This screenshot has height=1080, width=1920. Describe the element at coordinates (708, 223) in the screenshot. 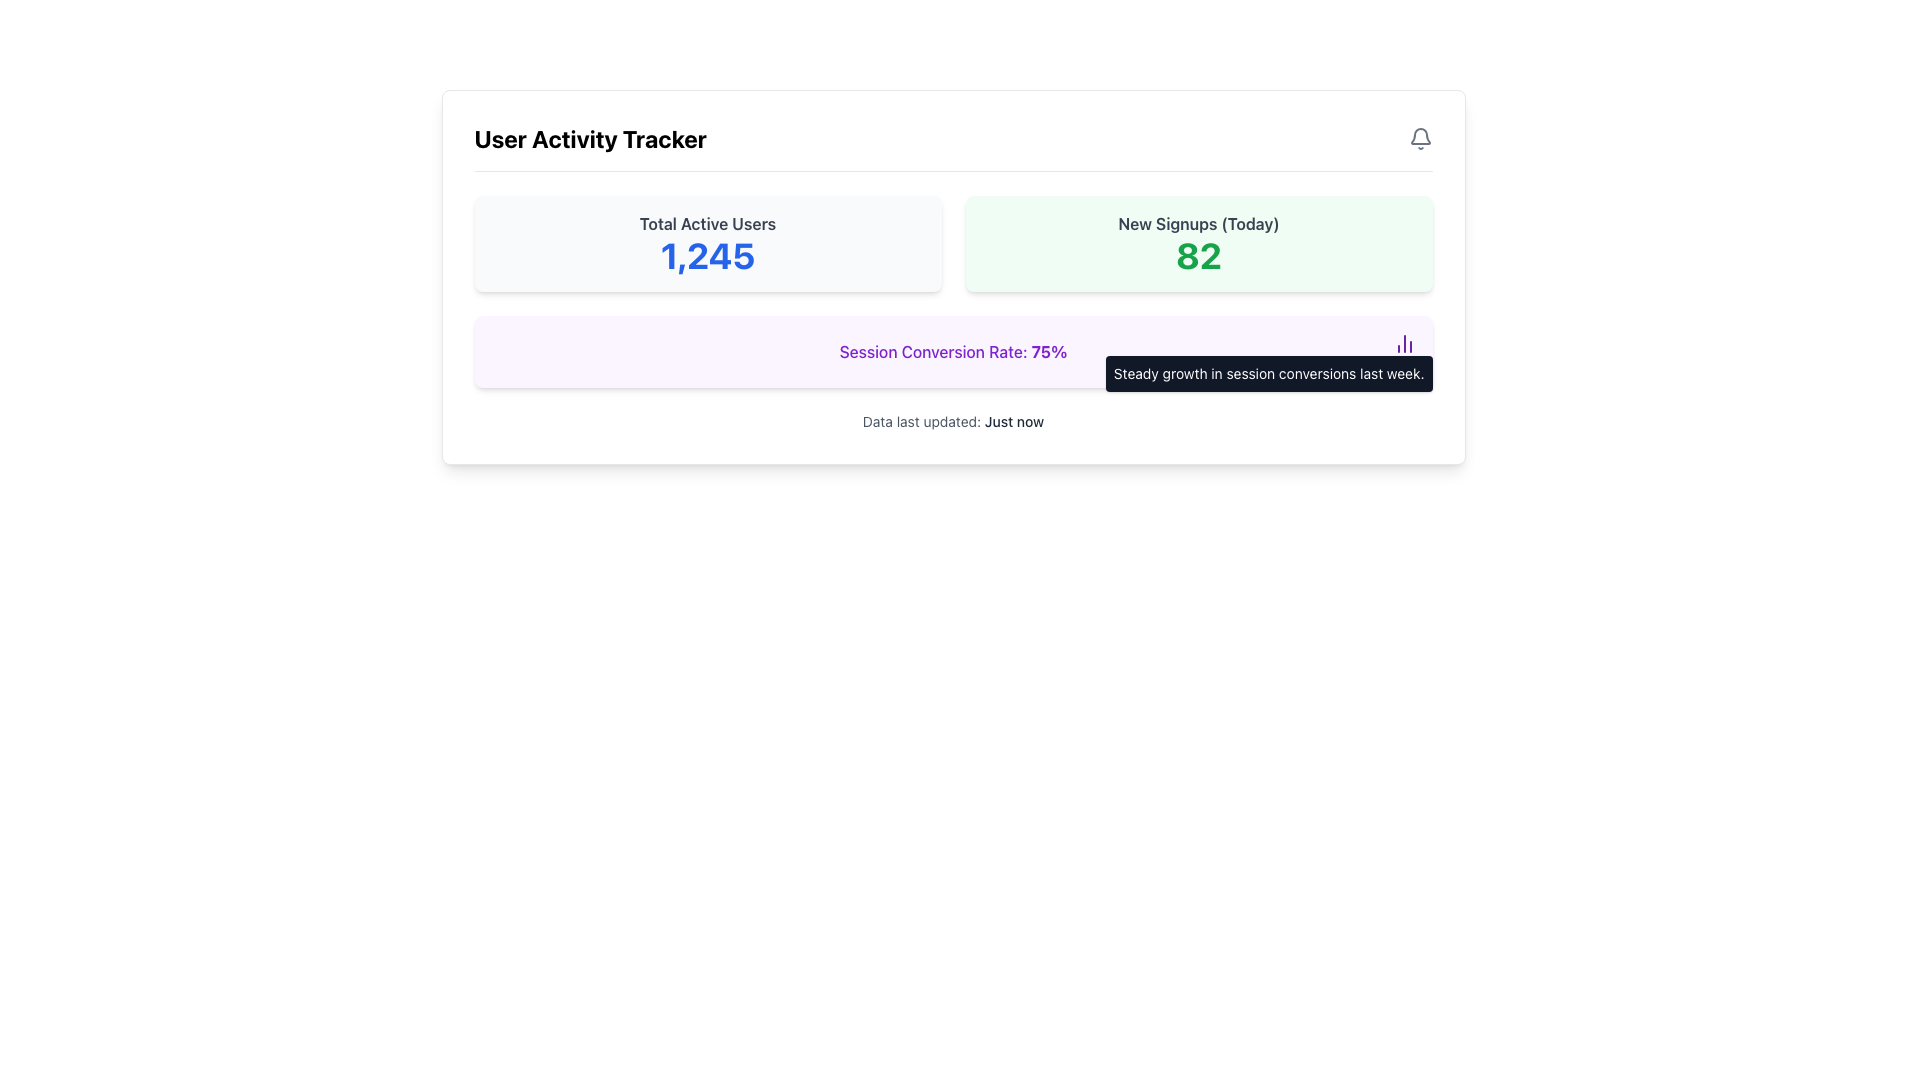

I see `'Total Active Users' text label which serves as a descriptive header for the numerical data displayed below it` at that location.